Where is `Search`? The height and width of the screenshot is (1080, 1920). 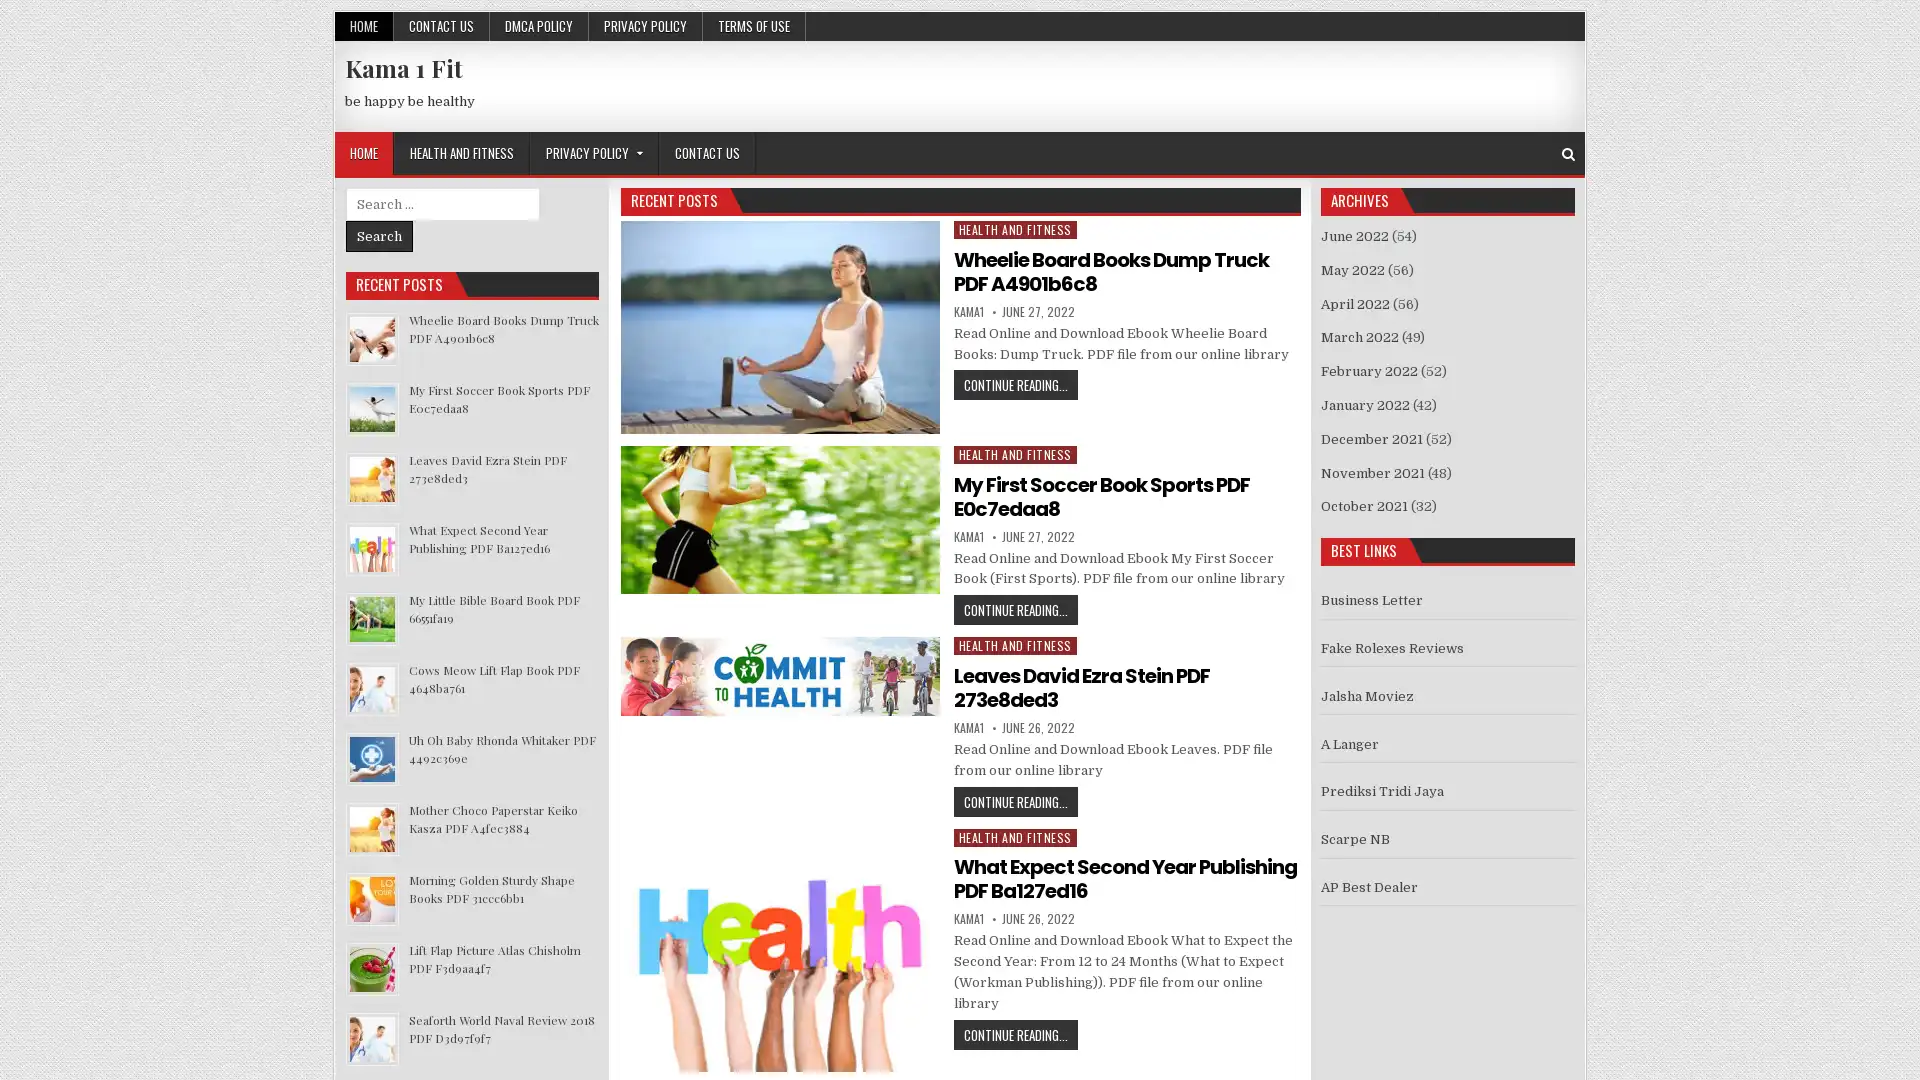 Search is located at coordinates (378, 235).